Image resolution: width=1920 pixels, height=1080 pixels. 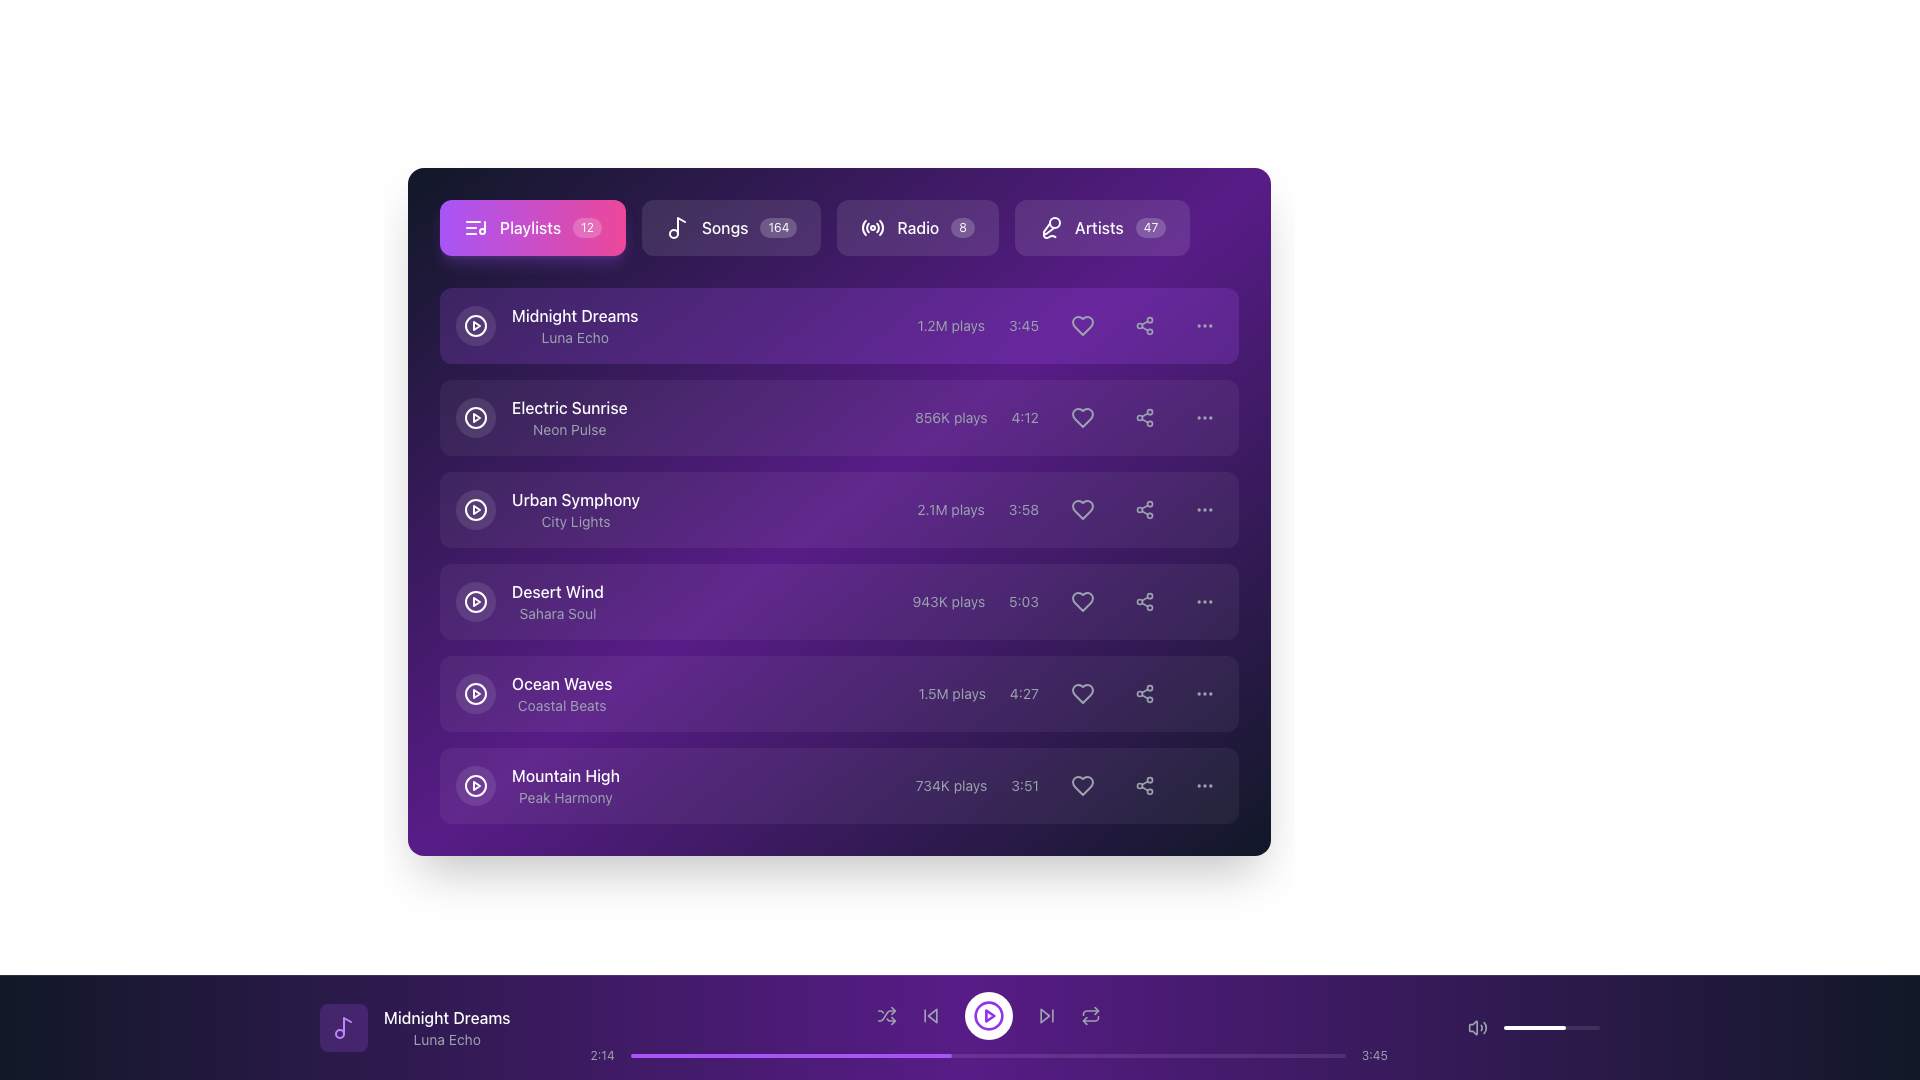 I want to click on the options menu trigger button located on the right-hand side of the 'Desert Wind' track in the playlist, so click(x=1203, y=600).